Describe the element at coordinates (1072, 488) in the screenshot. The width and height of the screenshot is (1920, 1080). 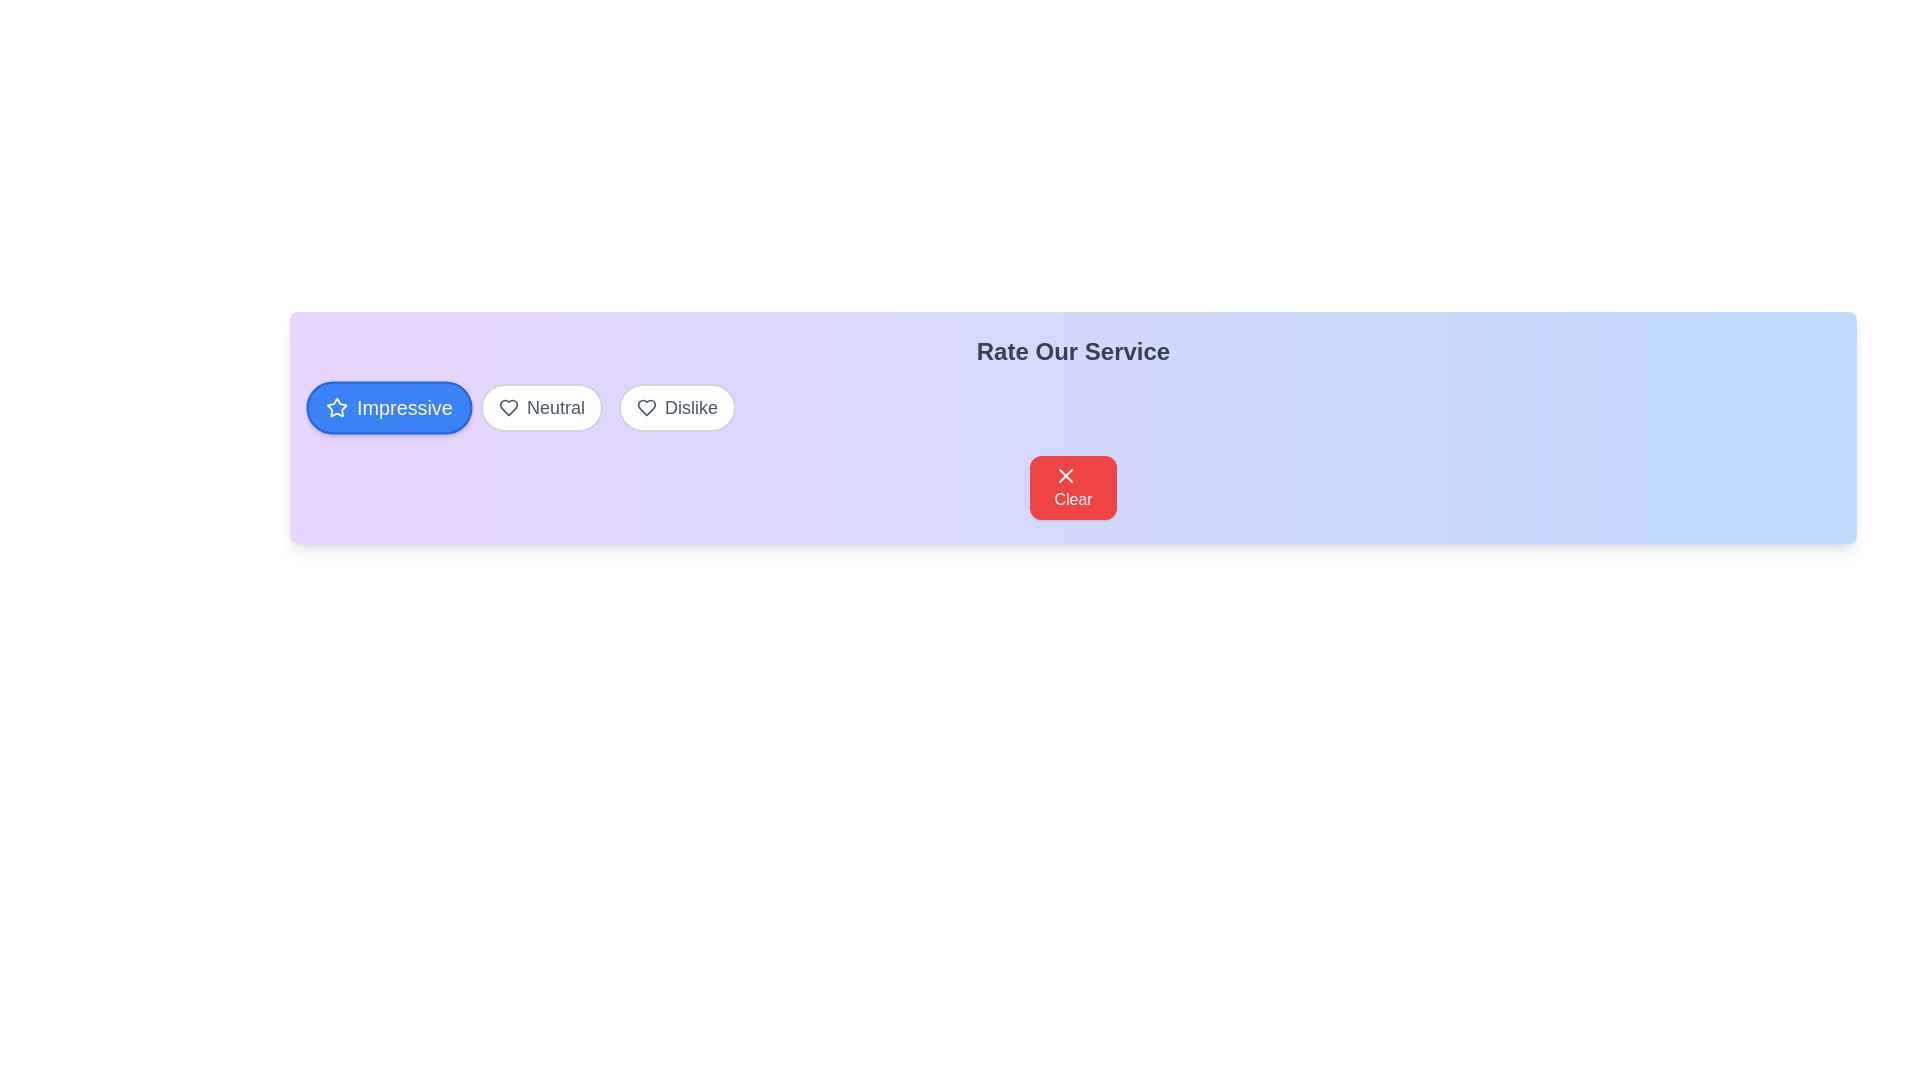
I see `the 'Clear' button to reset the selection` at that location.